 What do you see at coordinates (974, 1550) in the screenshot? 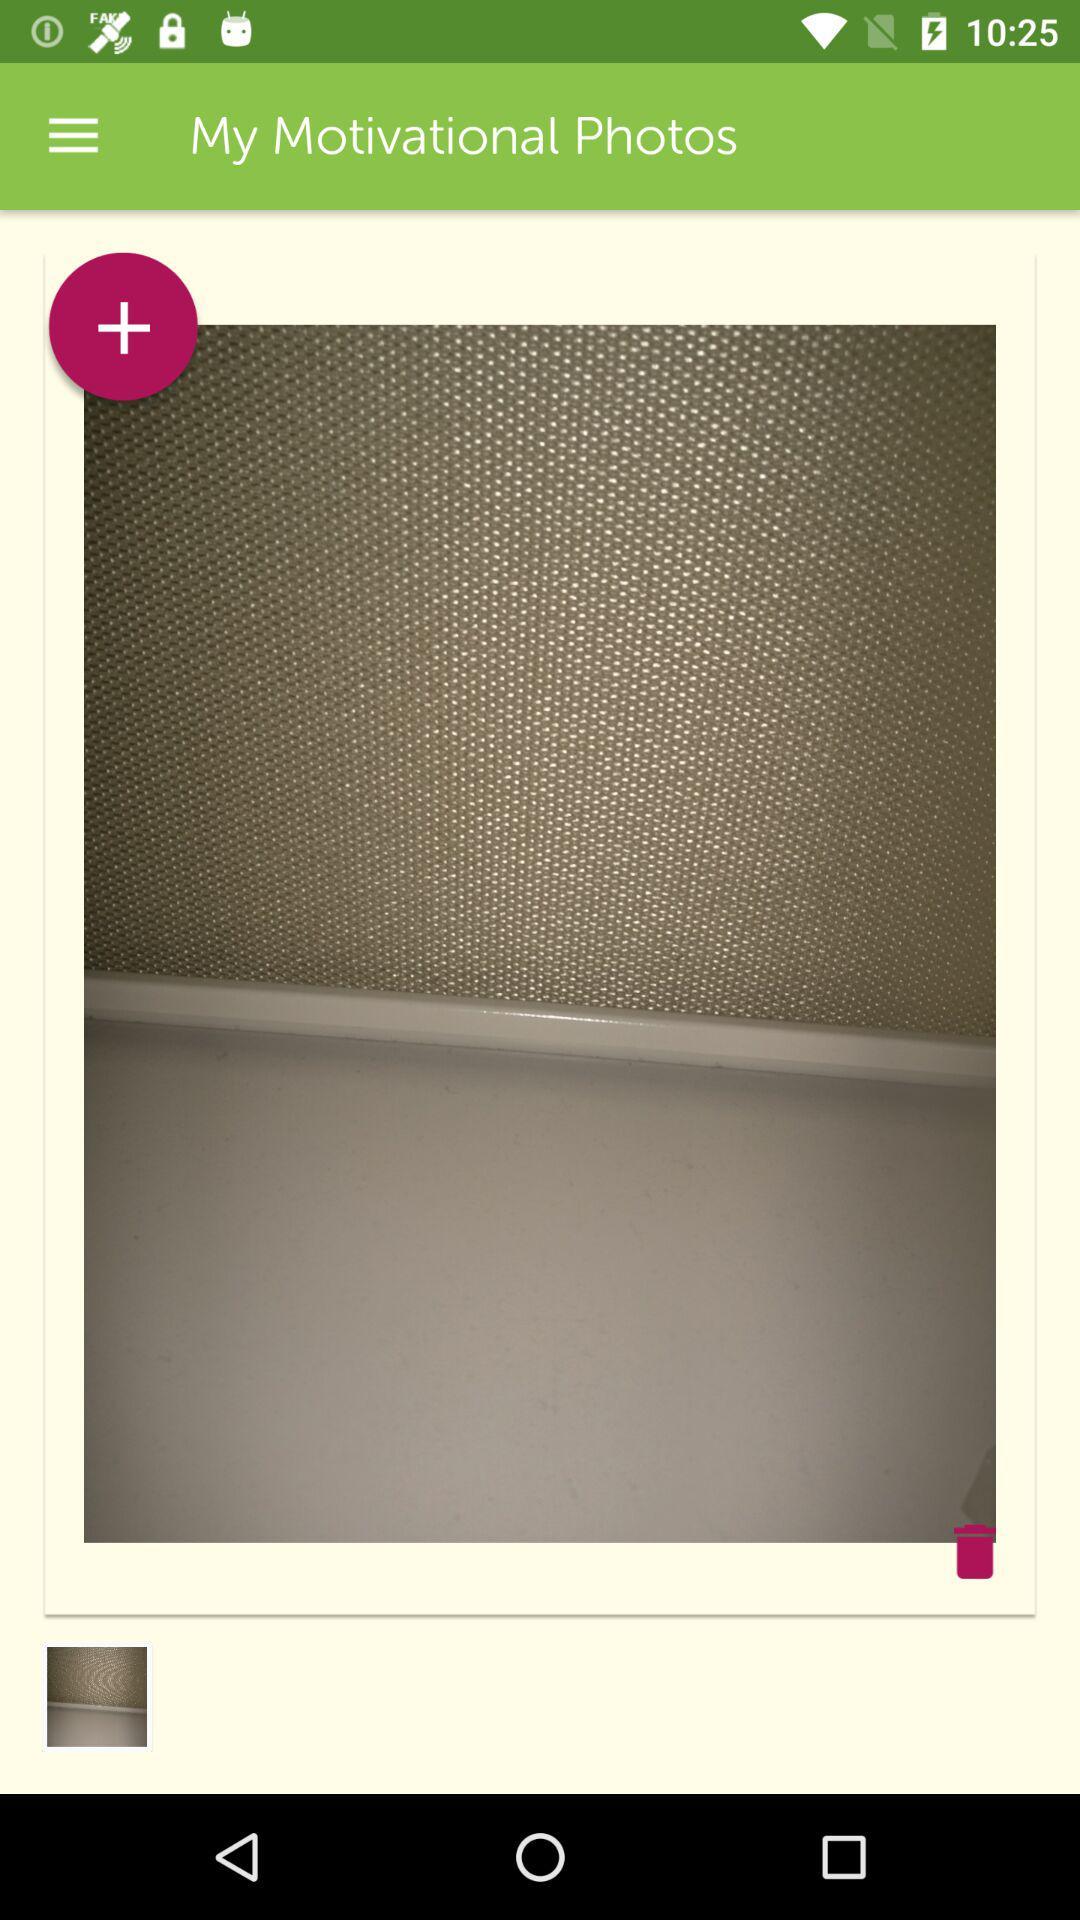
I see `the star icon` at bounding box center [974, 1550].